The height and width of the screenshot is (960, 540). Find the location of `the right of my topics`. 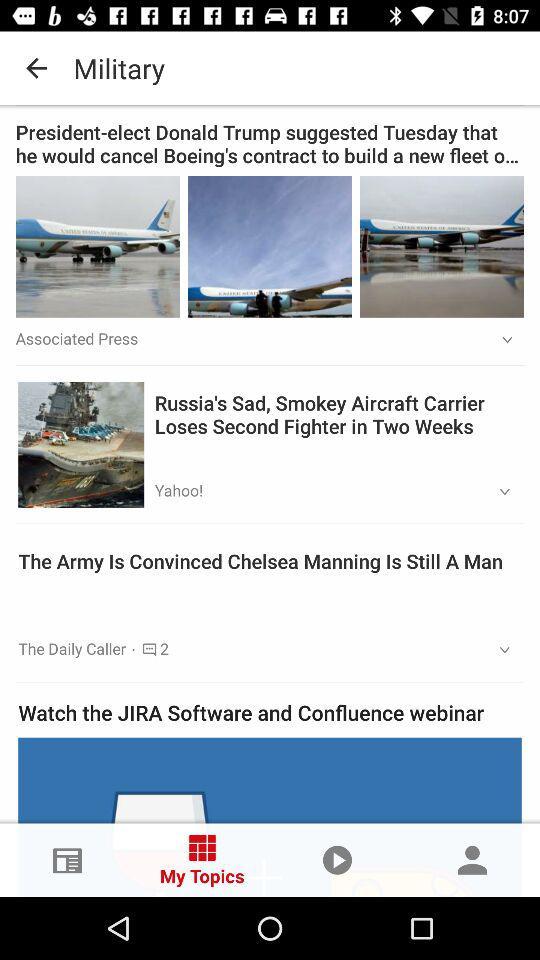

the right of my topics is located at coordinates (337, 859).